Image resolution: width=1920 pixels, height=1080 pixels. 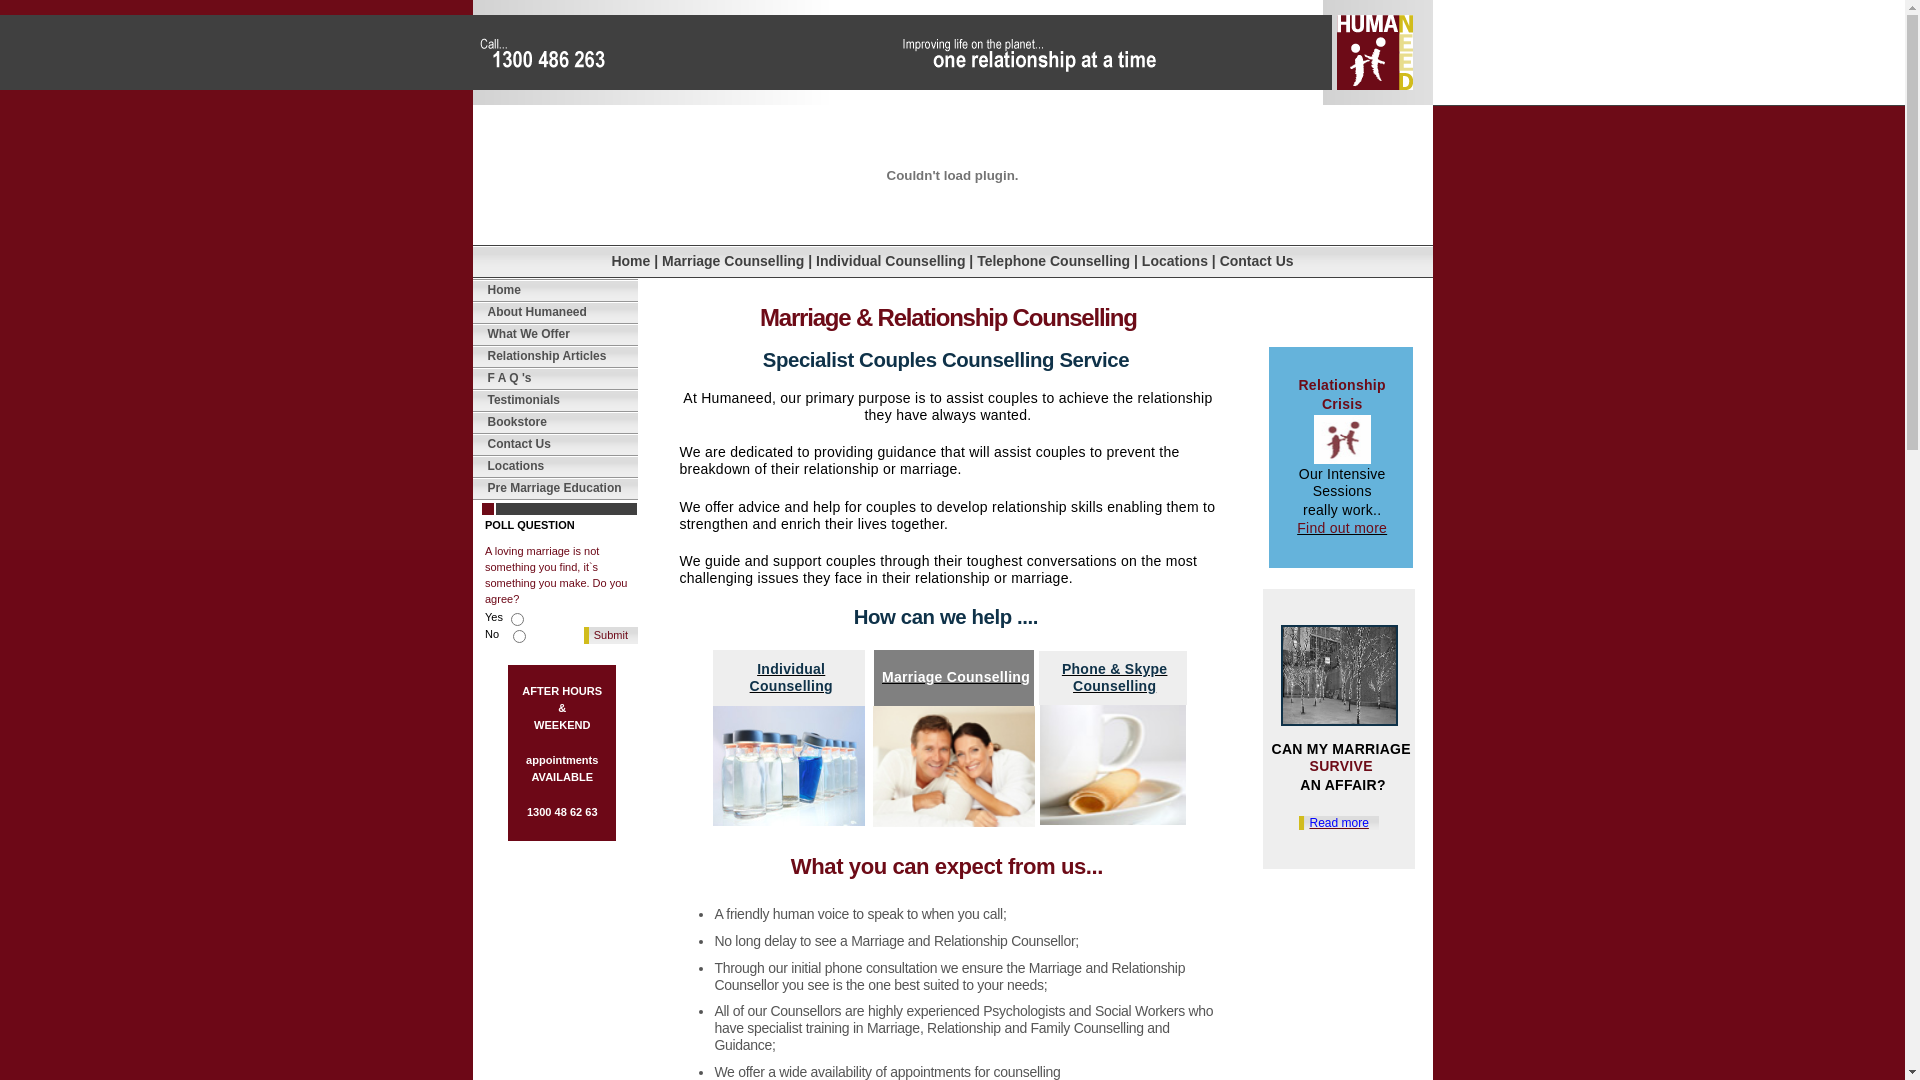 What do you see at coordinates (1299, 822) in the screenshot?
I see `'Read more'` at bounding box center [1299, 822].